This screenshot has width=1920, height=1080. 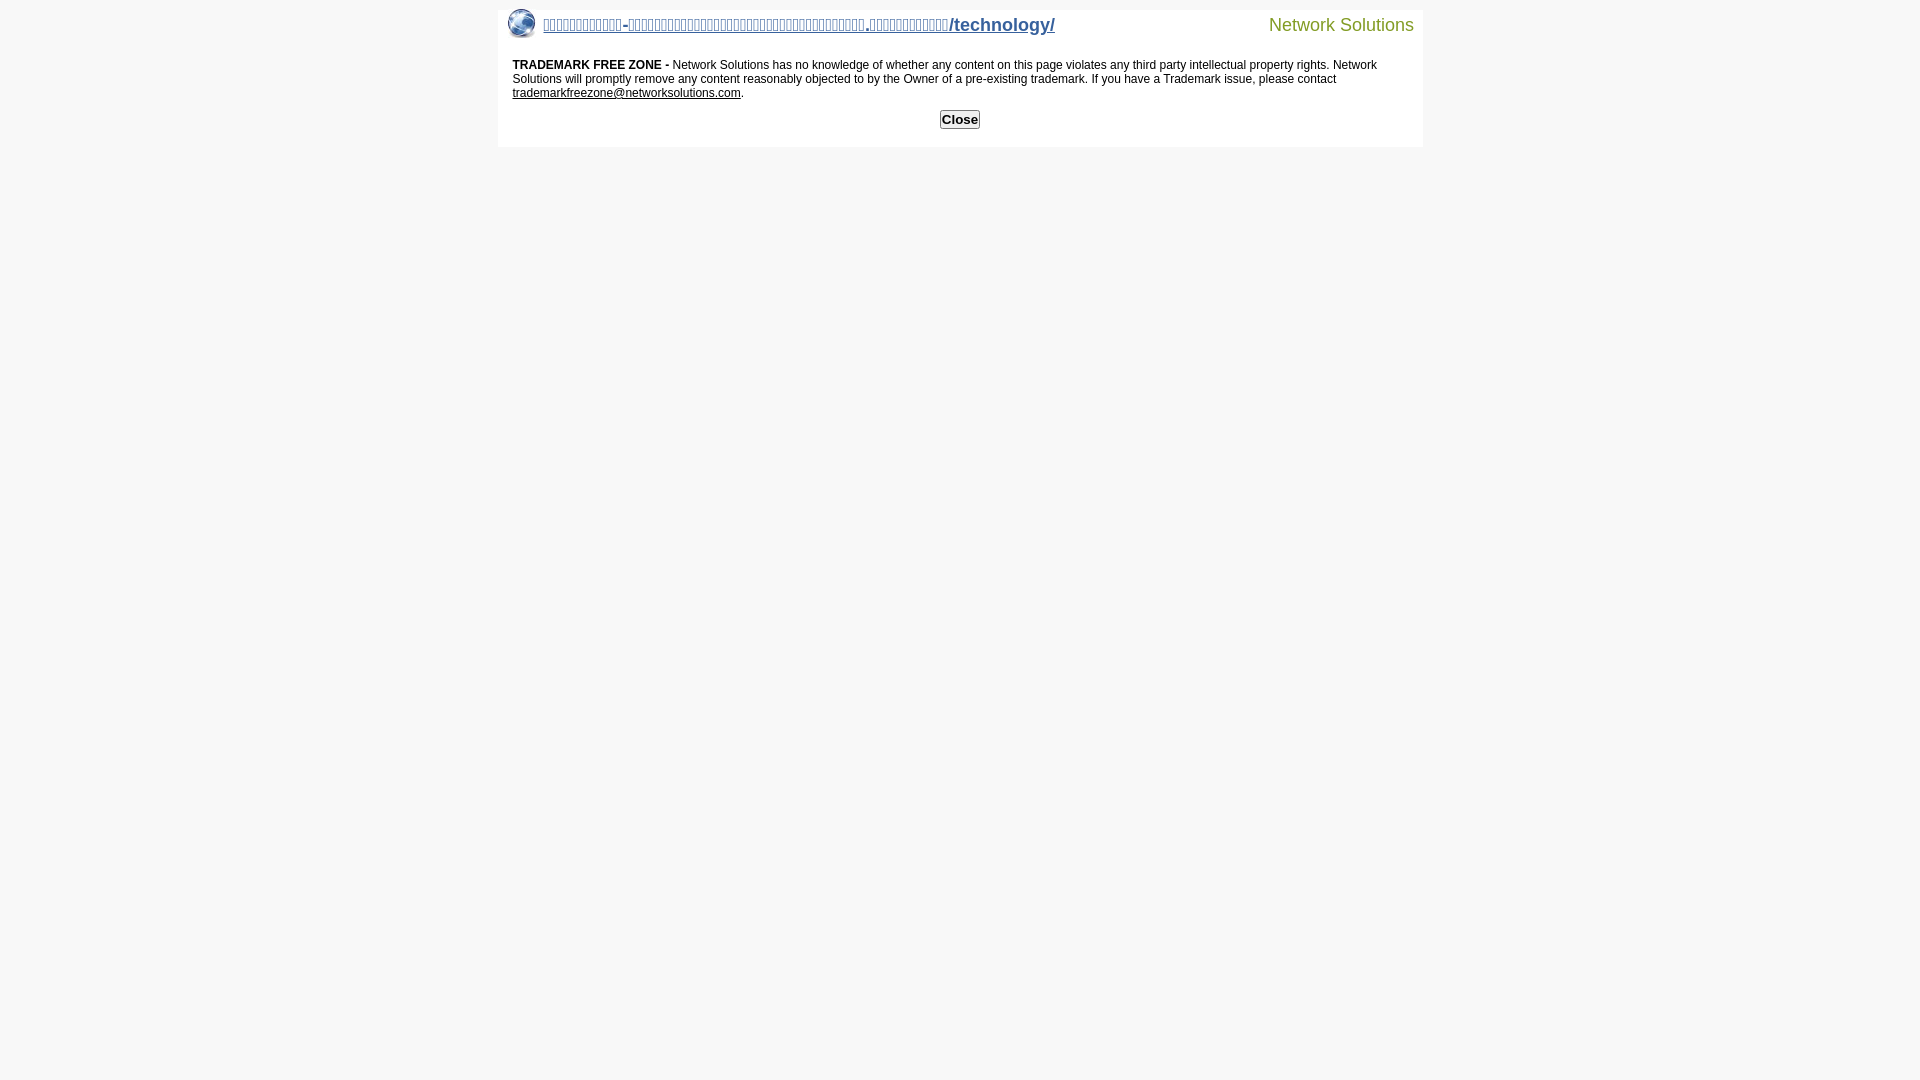 I want to click on 'Network Solutions', so click(x=1329, y=23).